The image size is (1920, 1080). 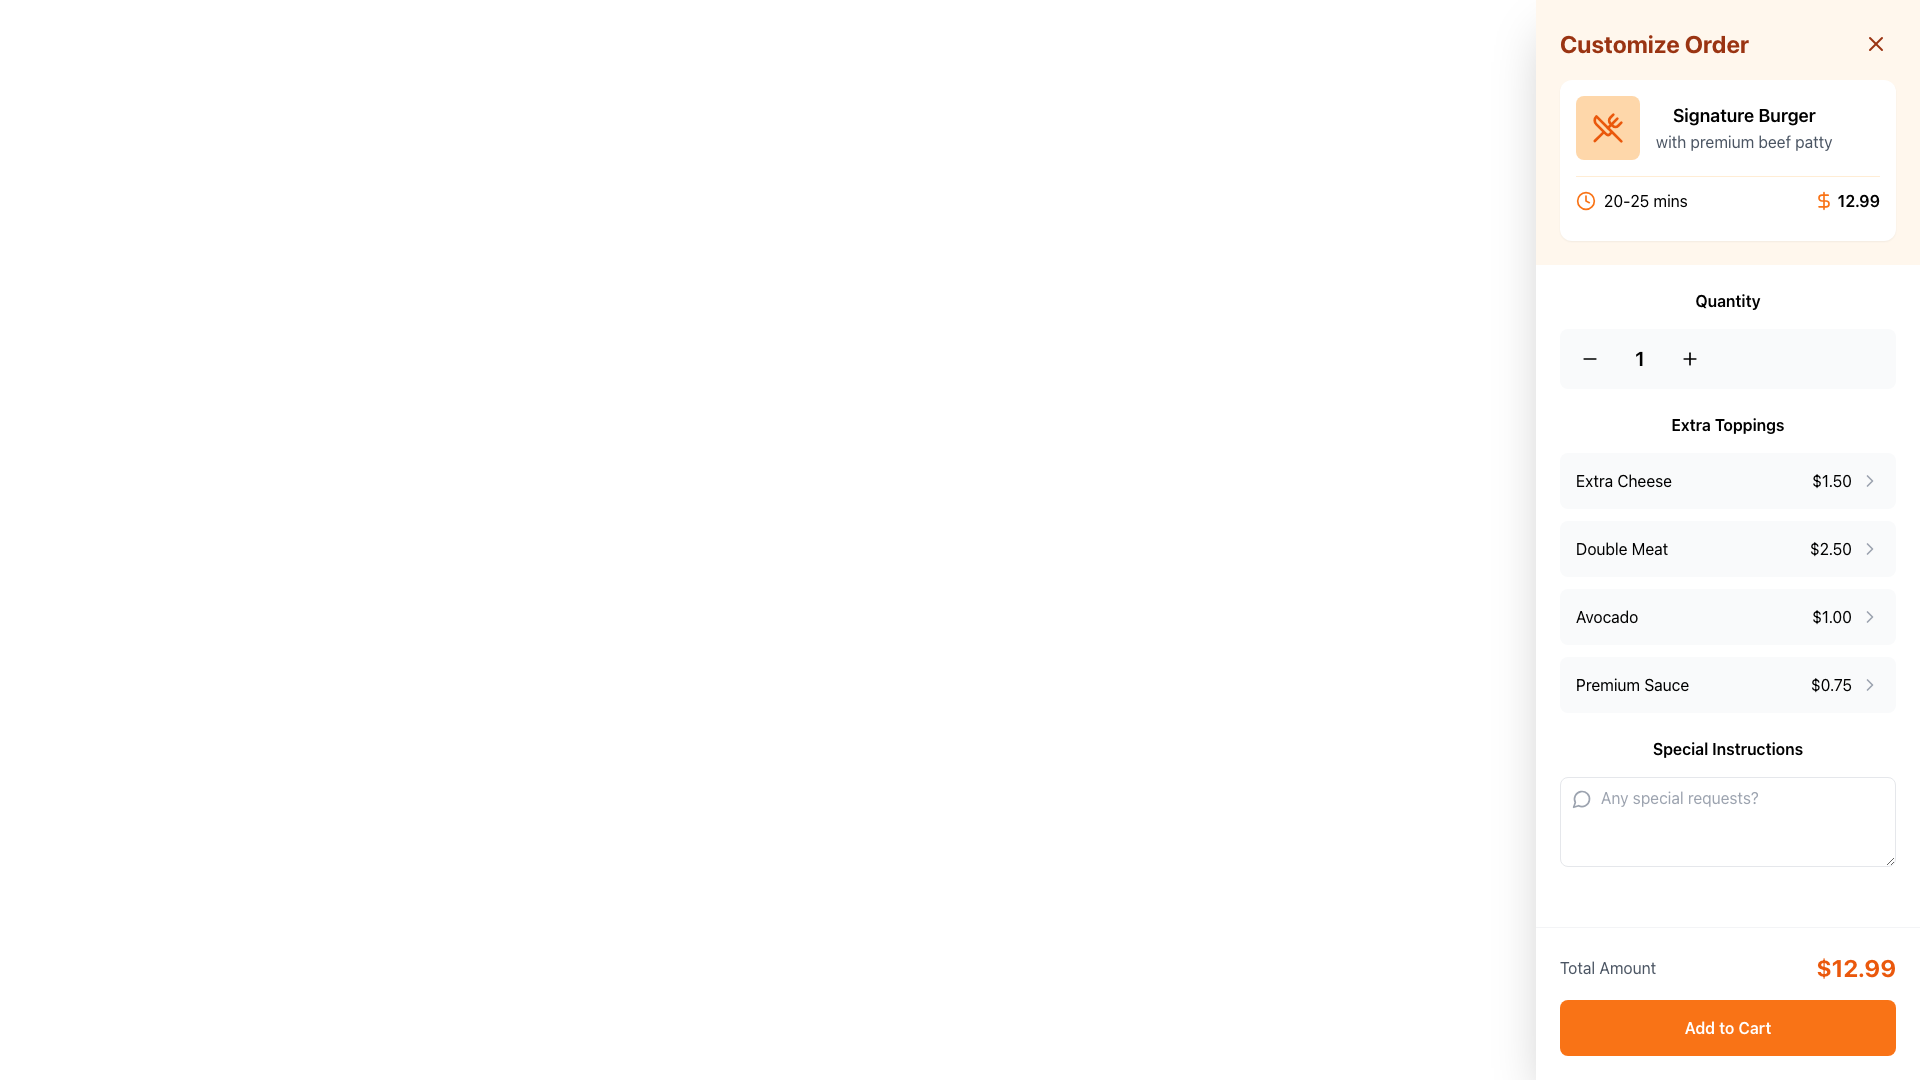 I want to click on the text input area for additional notes located in the customization panel, positioned below the 'Extra Toppings' section and above the 'Total Amount' section, so click(x=1727, y=804).